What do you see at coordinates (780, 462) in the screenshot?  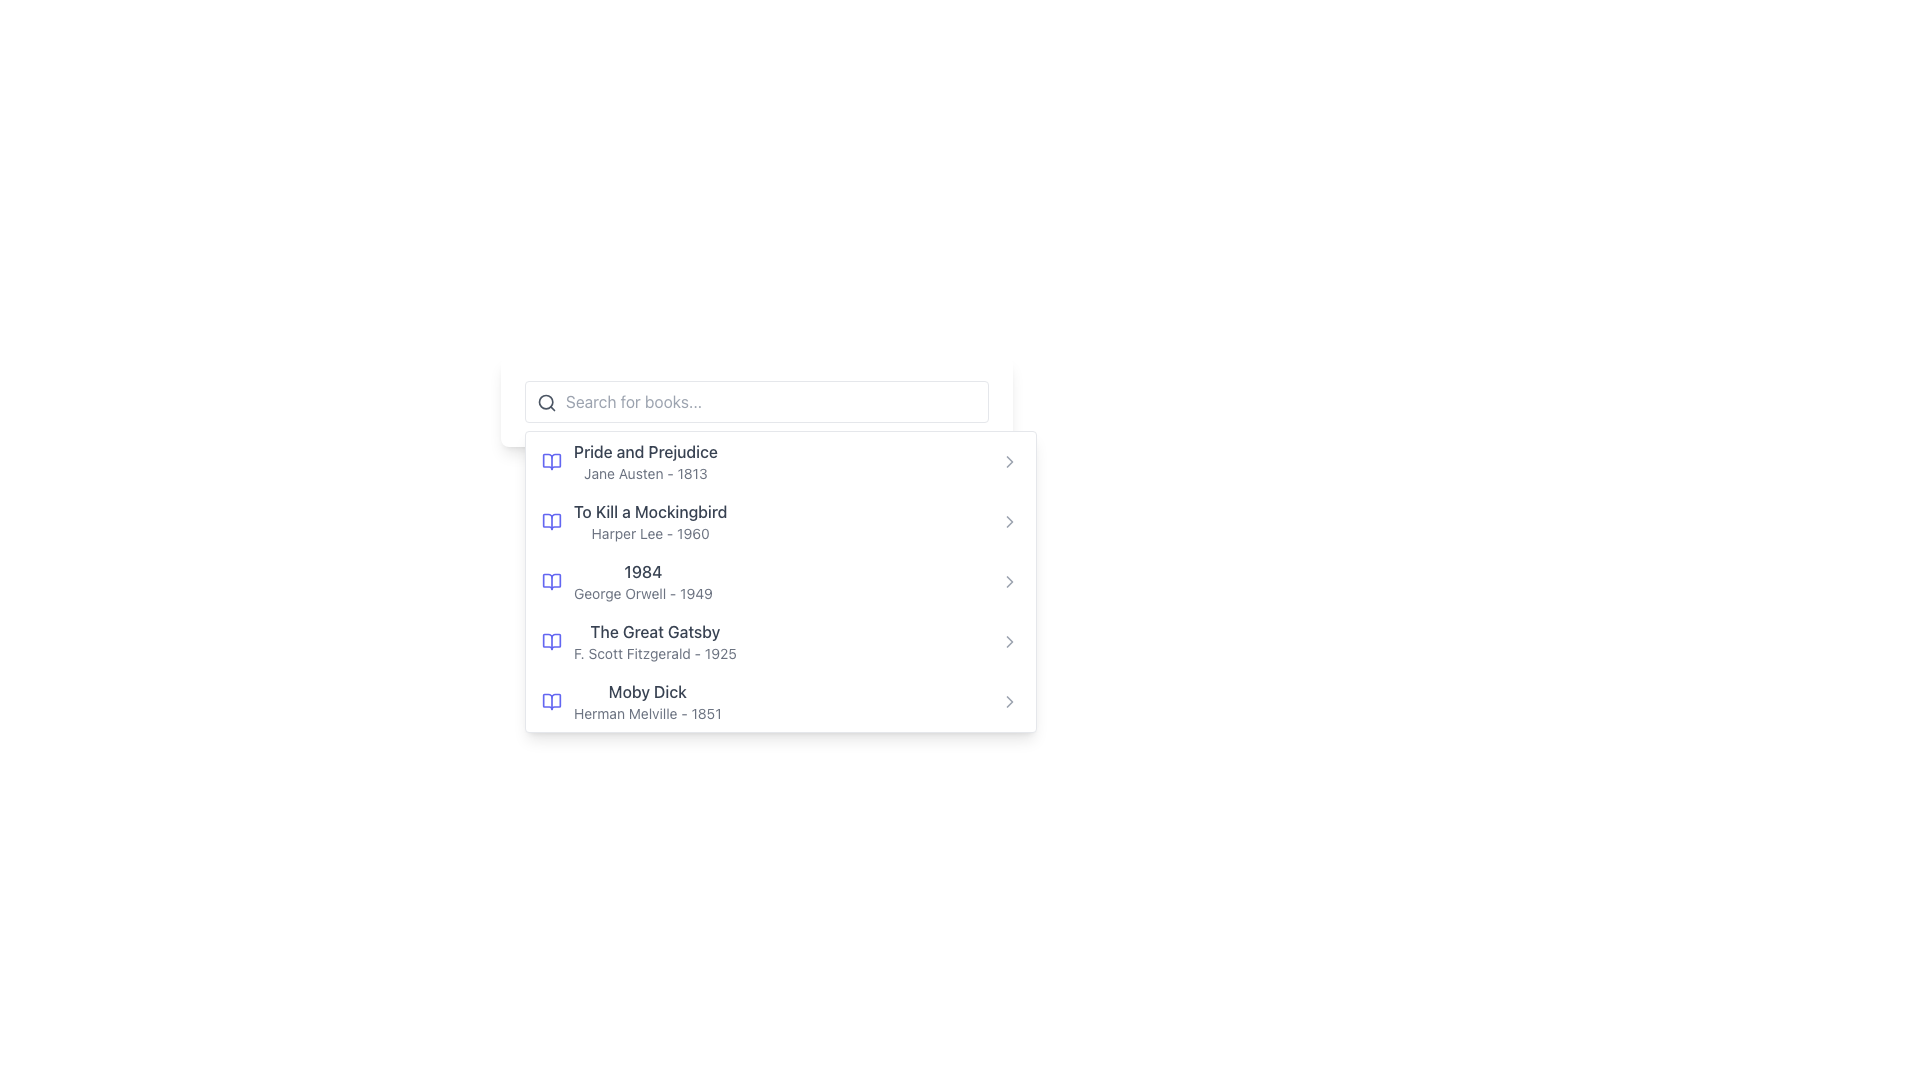 I see `the first selectable item` at bounding box center [780, 462].